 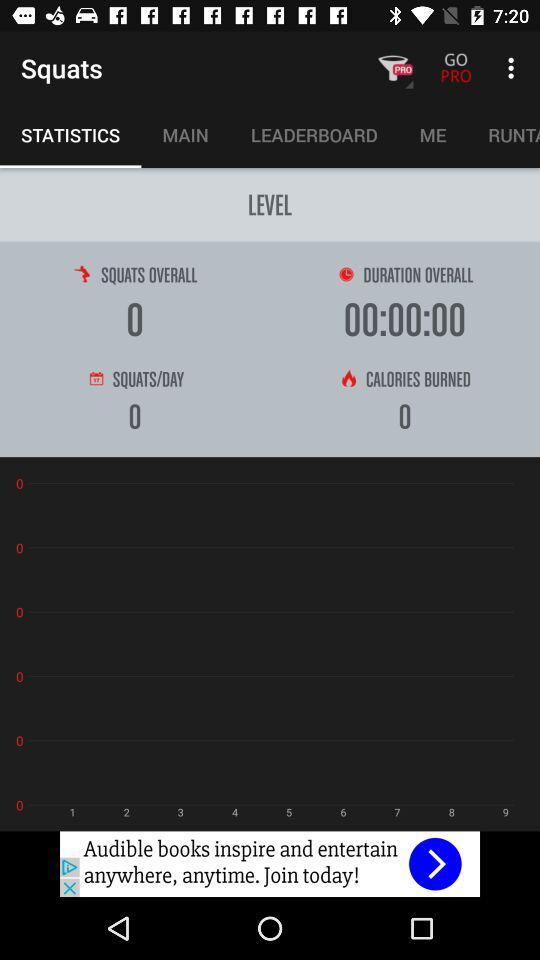 What do you see at coordinates (514, 68) in the screenshot?
I see `clcik the more option from the top right corner` at bounding box center [514, 68].